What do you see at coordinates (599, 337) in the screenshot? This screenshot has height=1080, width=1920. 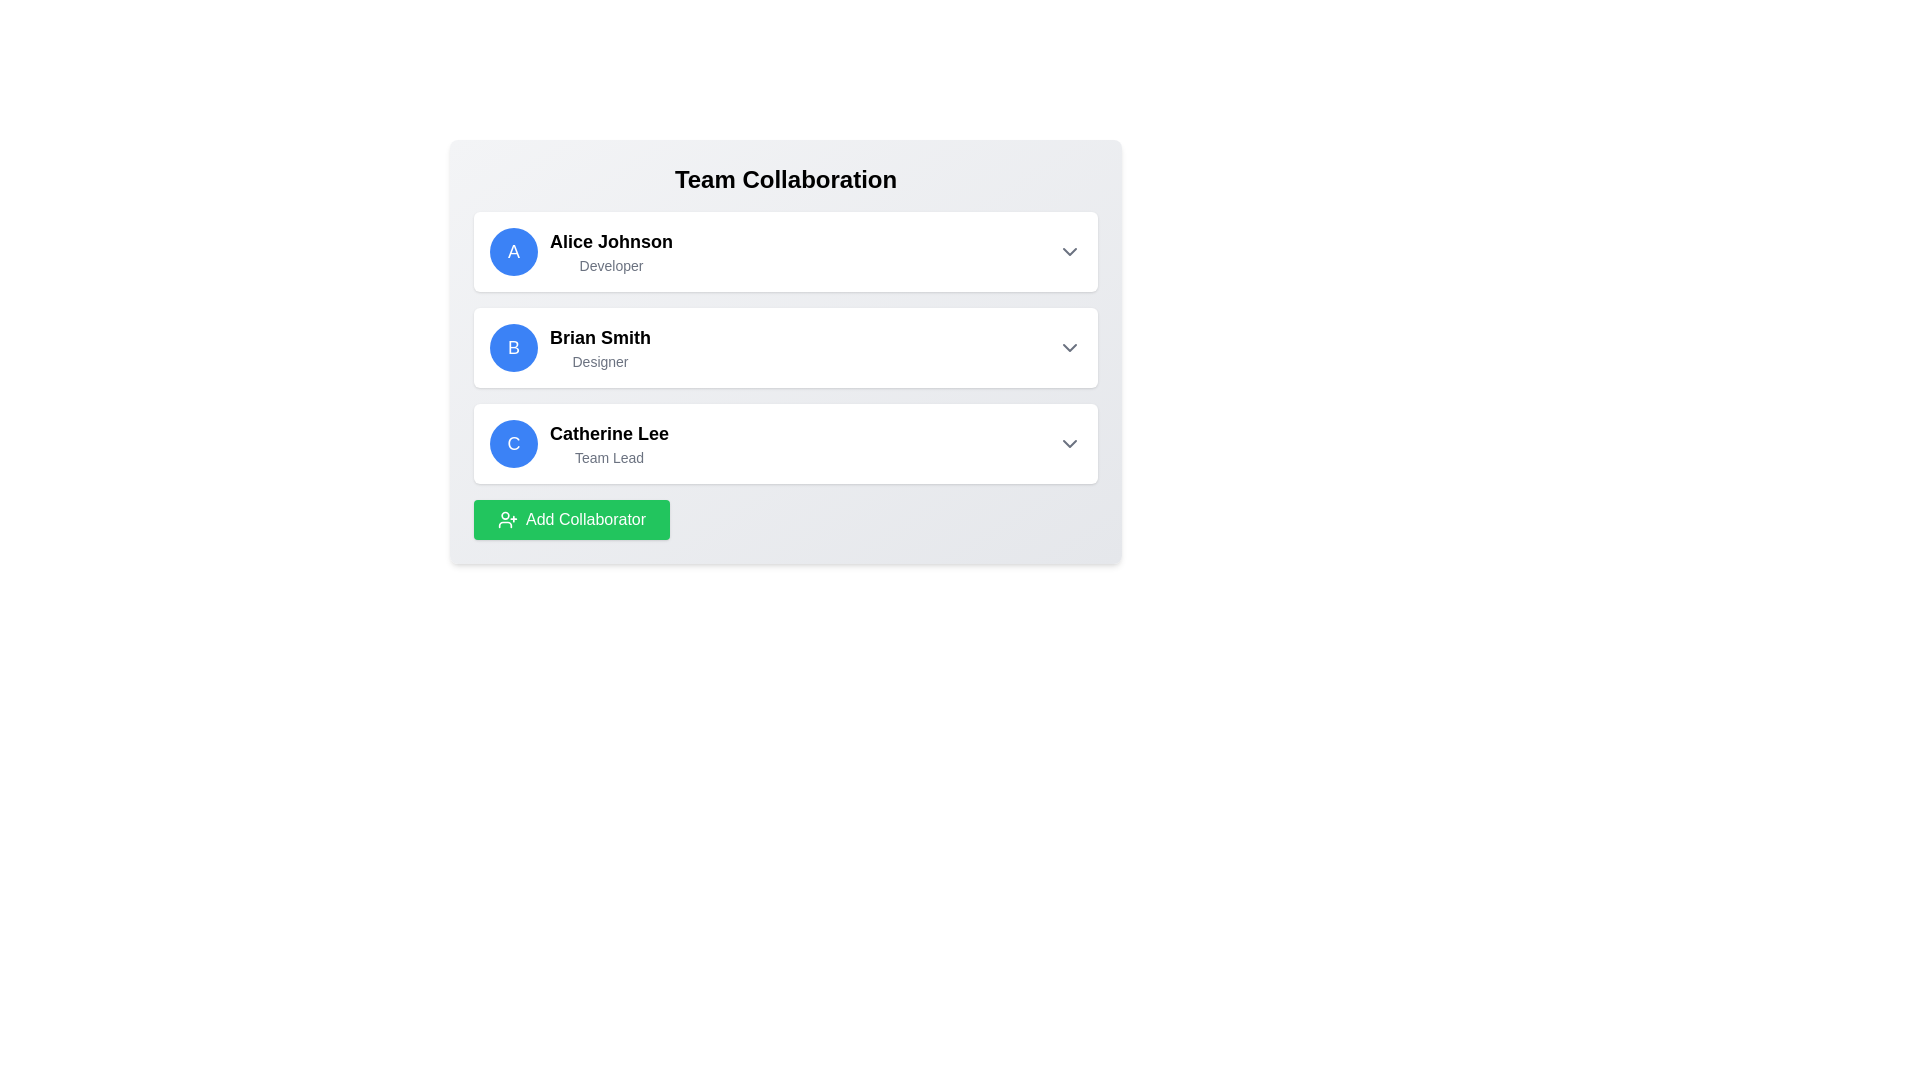 I see `text label displaying 'Brian Smith' in bold, which is located centrally in the second row of the list, below 'Alice Johnson' and above 'Catherine Lee', and to the right of a circular blue icon with the letter 'B'` at bounding box center [599, 337].